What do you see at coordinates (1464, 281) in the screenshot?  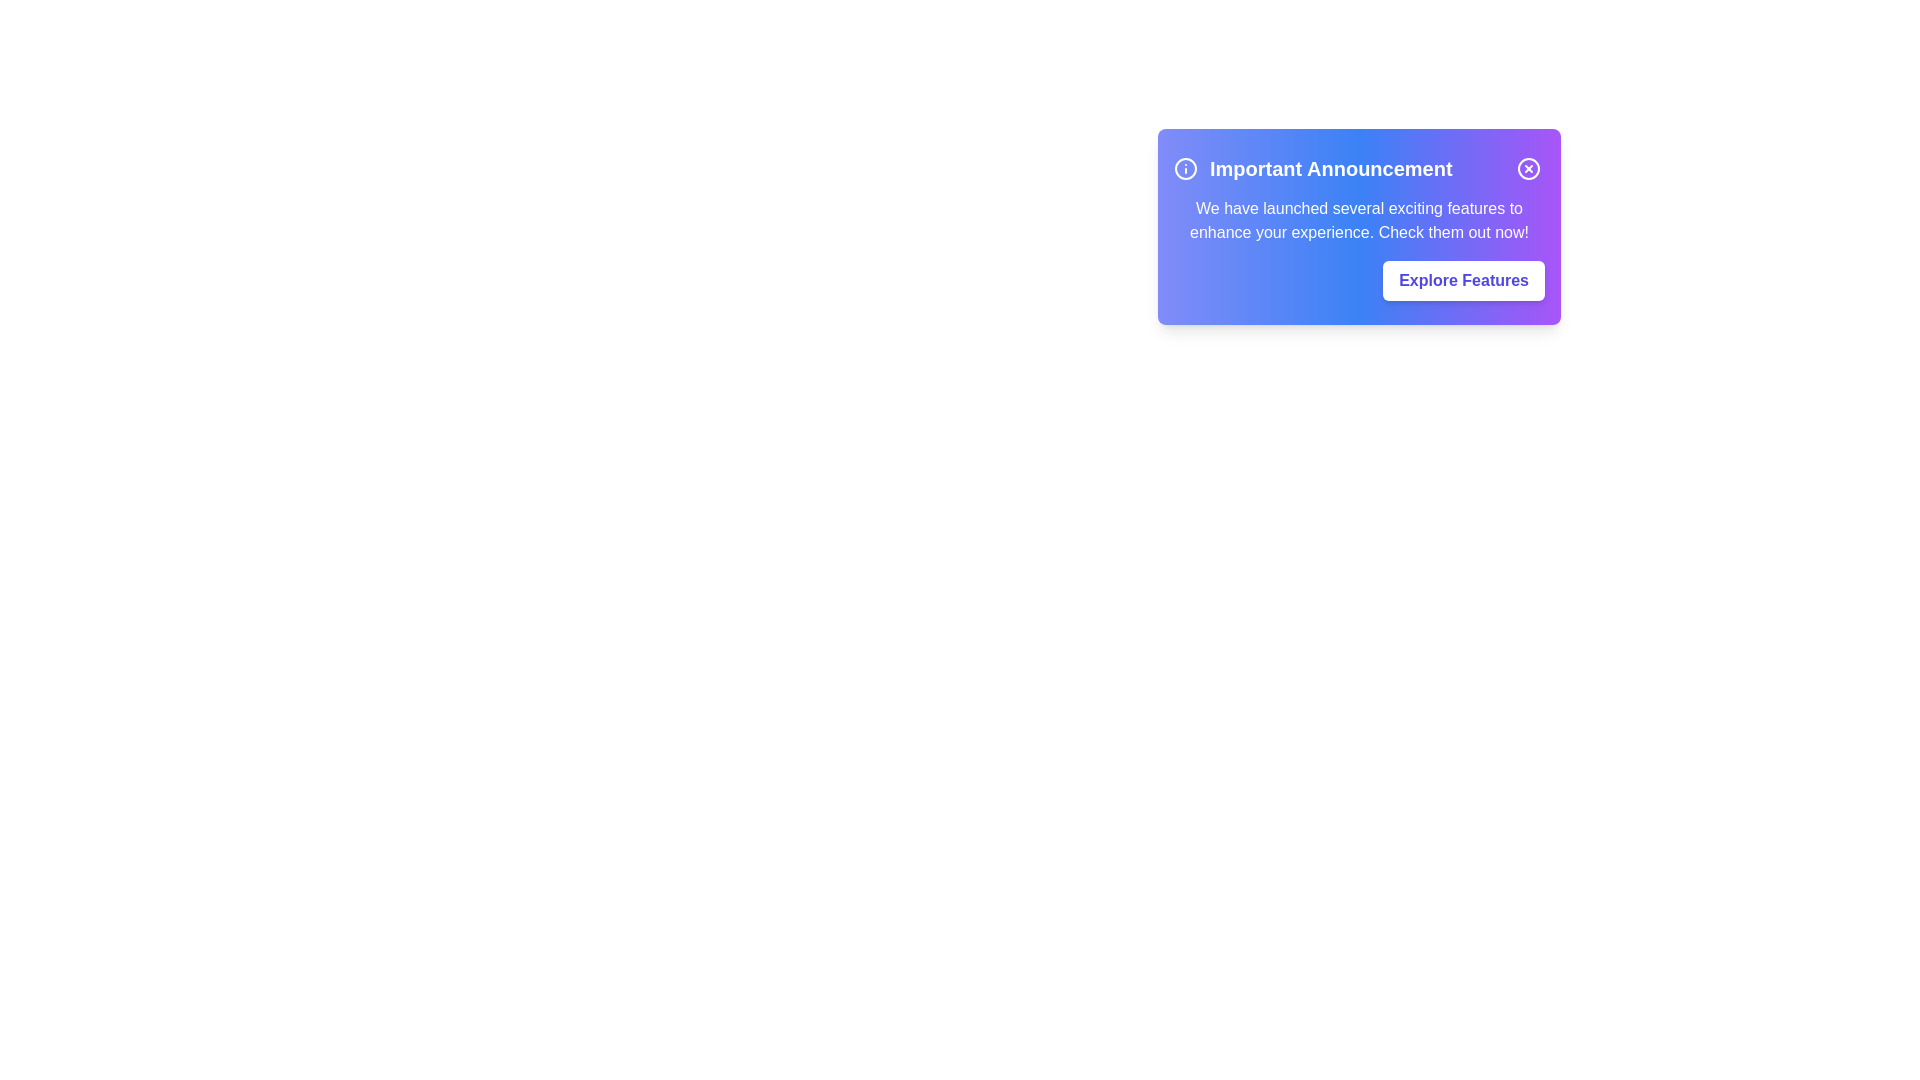 I see `the 'Explore Features' button to navigate to the features section` at bounding box center [1464, 281].